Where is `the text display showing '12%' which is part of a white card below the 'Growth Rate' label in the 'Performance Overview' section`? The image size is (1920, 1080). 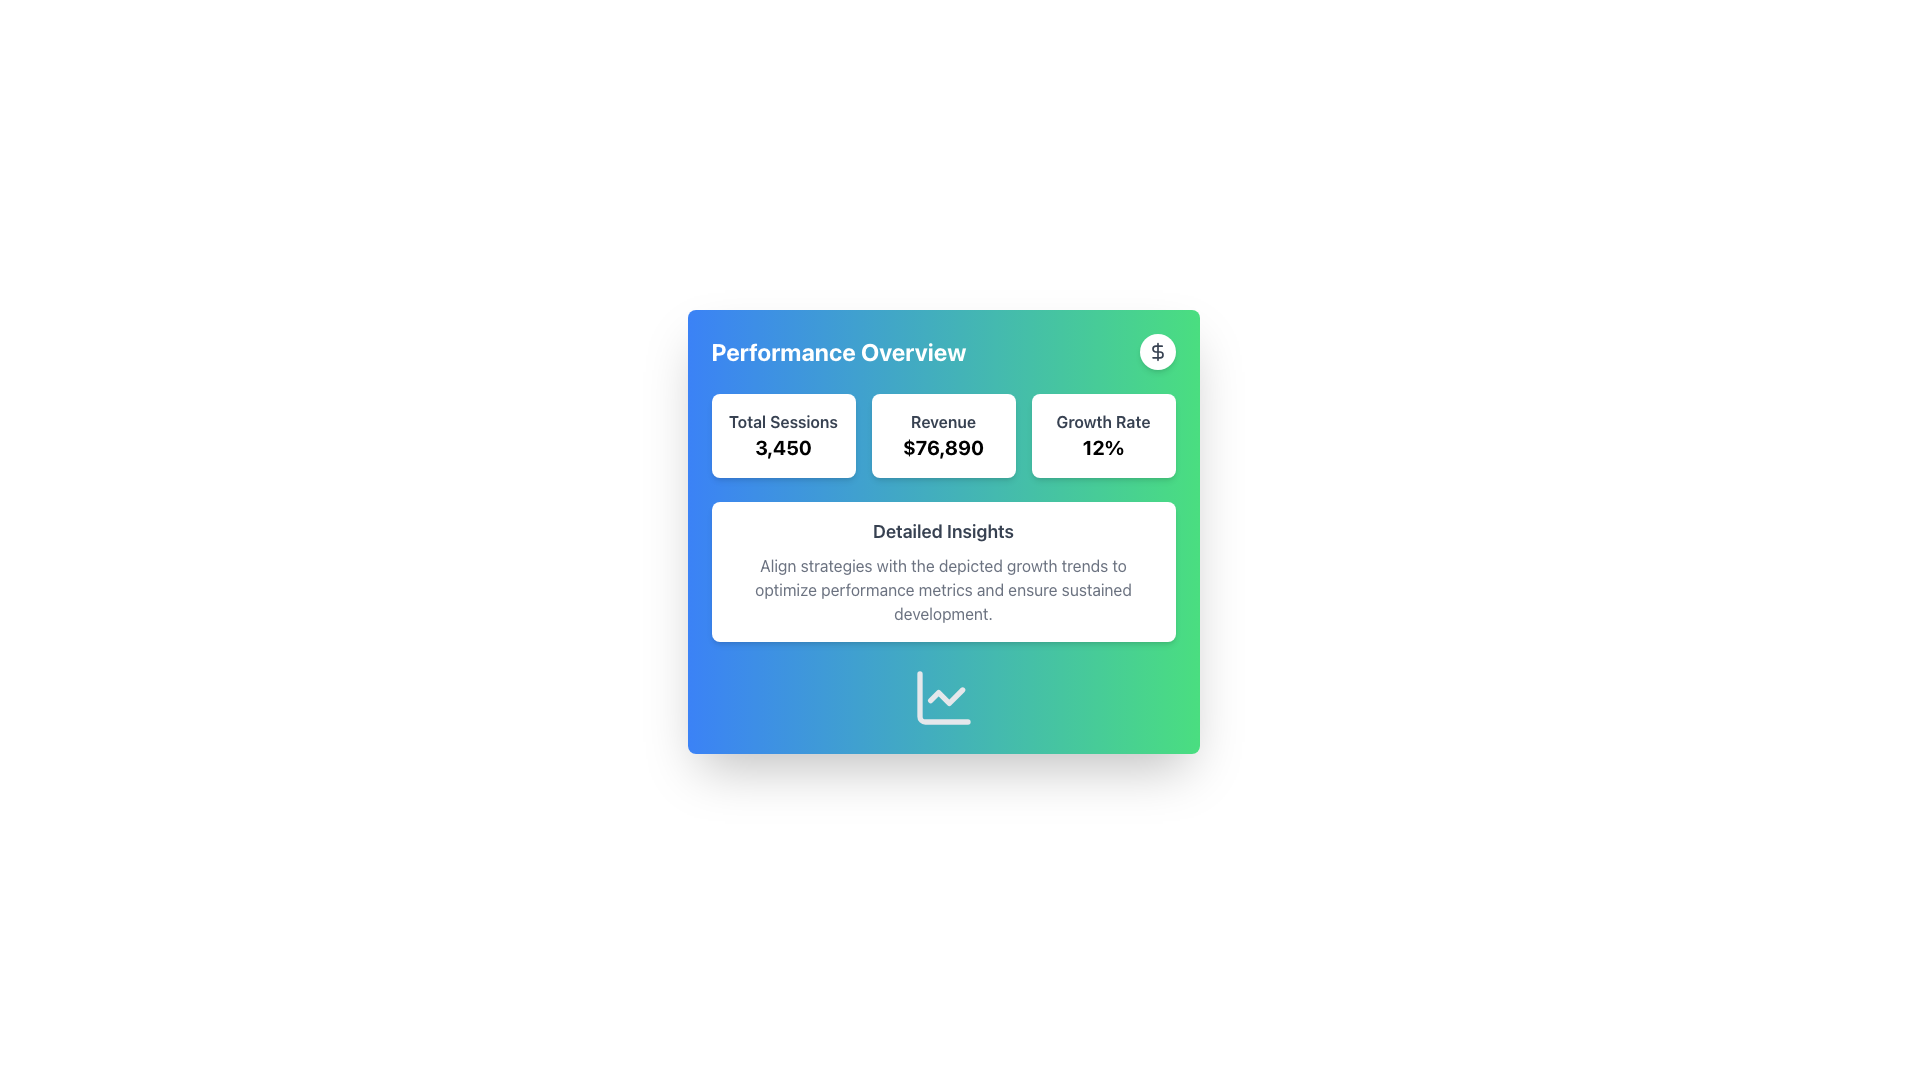 the text display showing '12%' which is part of a white card below the 'Growth Rate' label in the 'Performance Overview' section is located at coordinates (1102, 446).